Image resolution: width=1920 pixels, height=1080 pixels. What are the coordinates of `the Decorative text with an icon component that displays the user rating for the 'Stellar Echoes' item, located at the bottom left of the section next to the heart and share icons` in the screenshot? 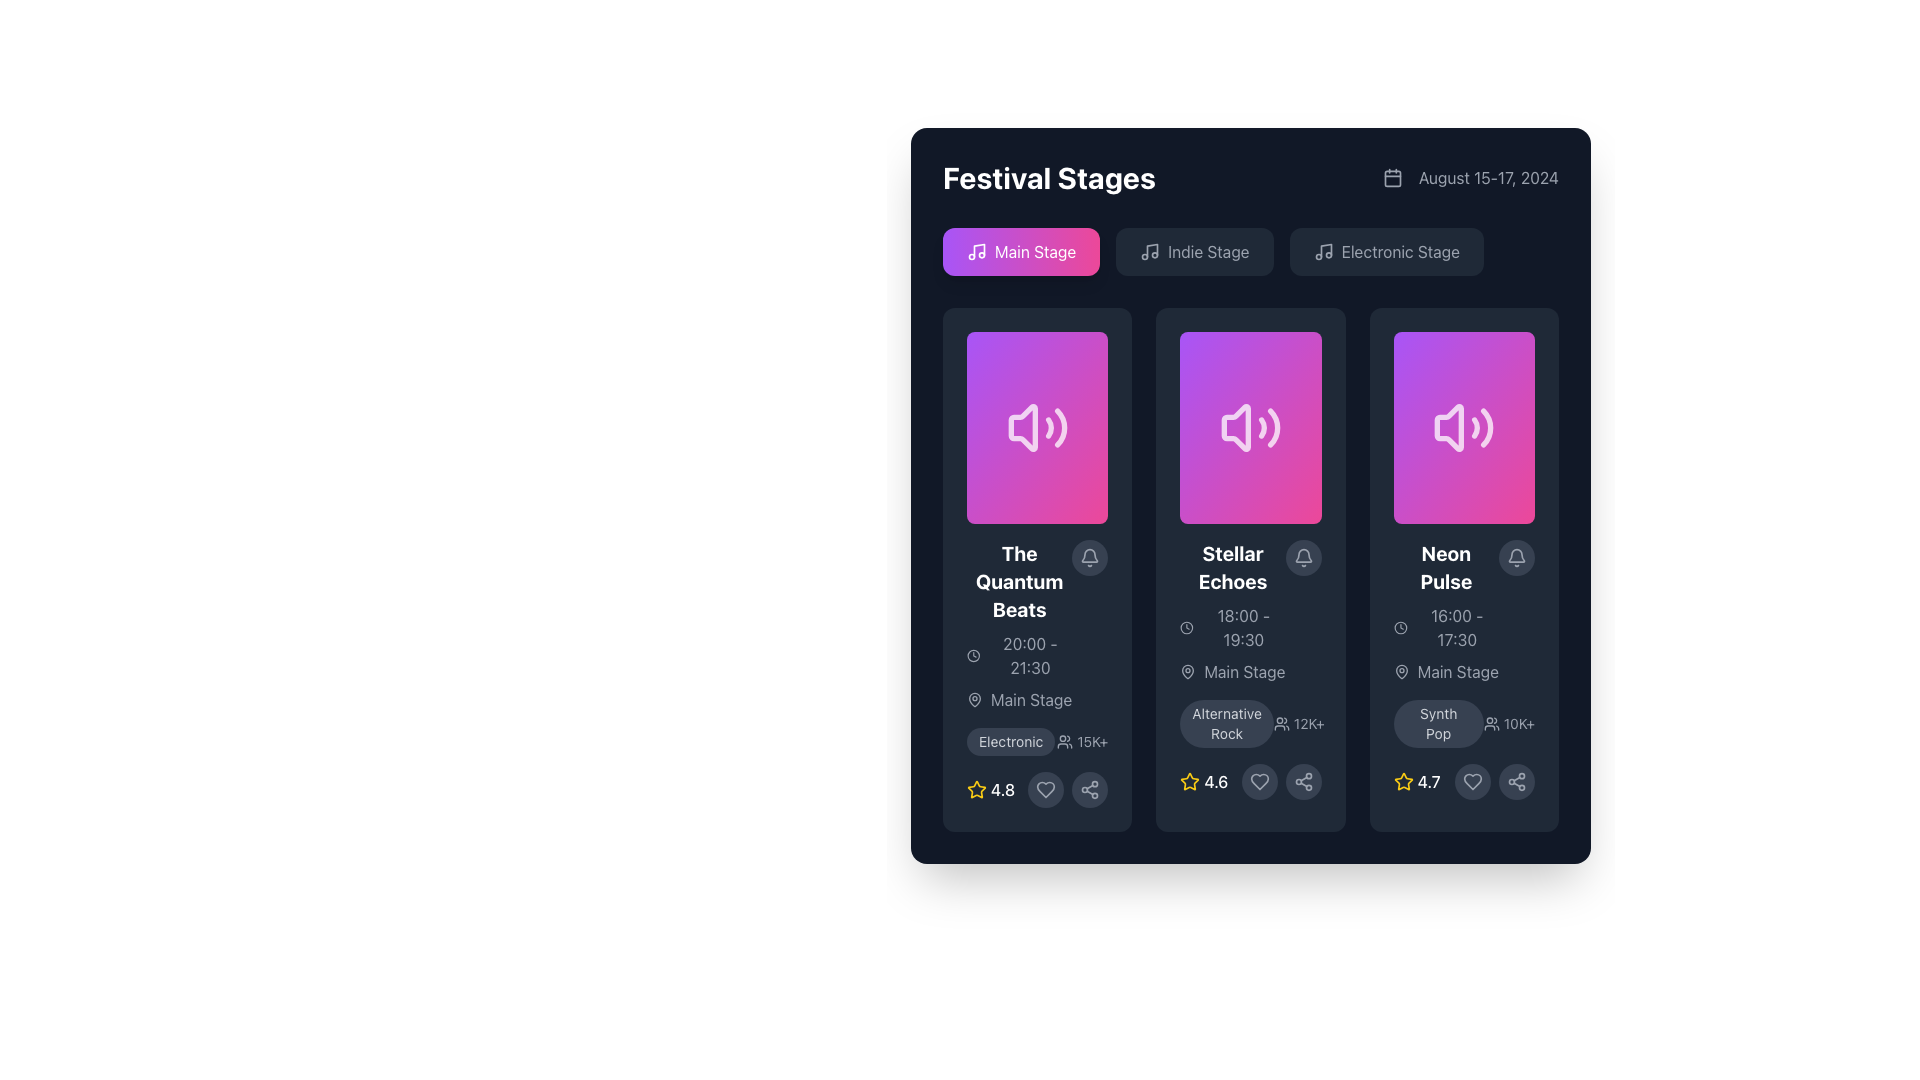 It's located at (1203, 781).